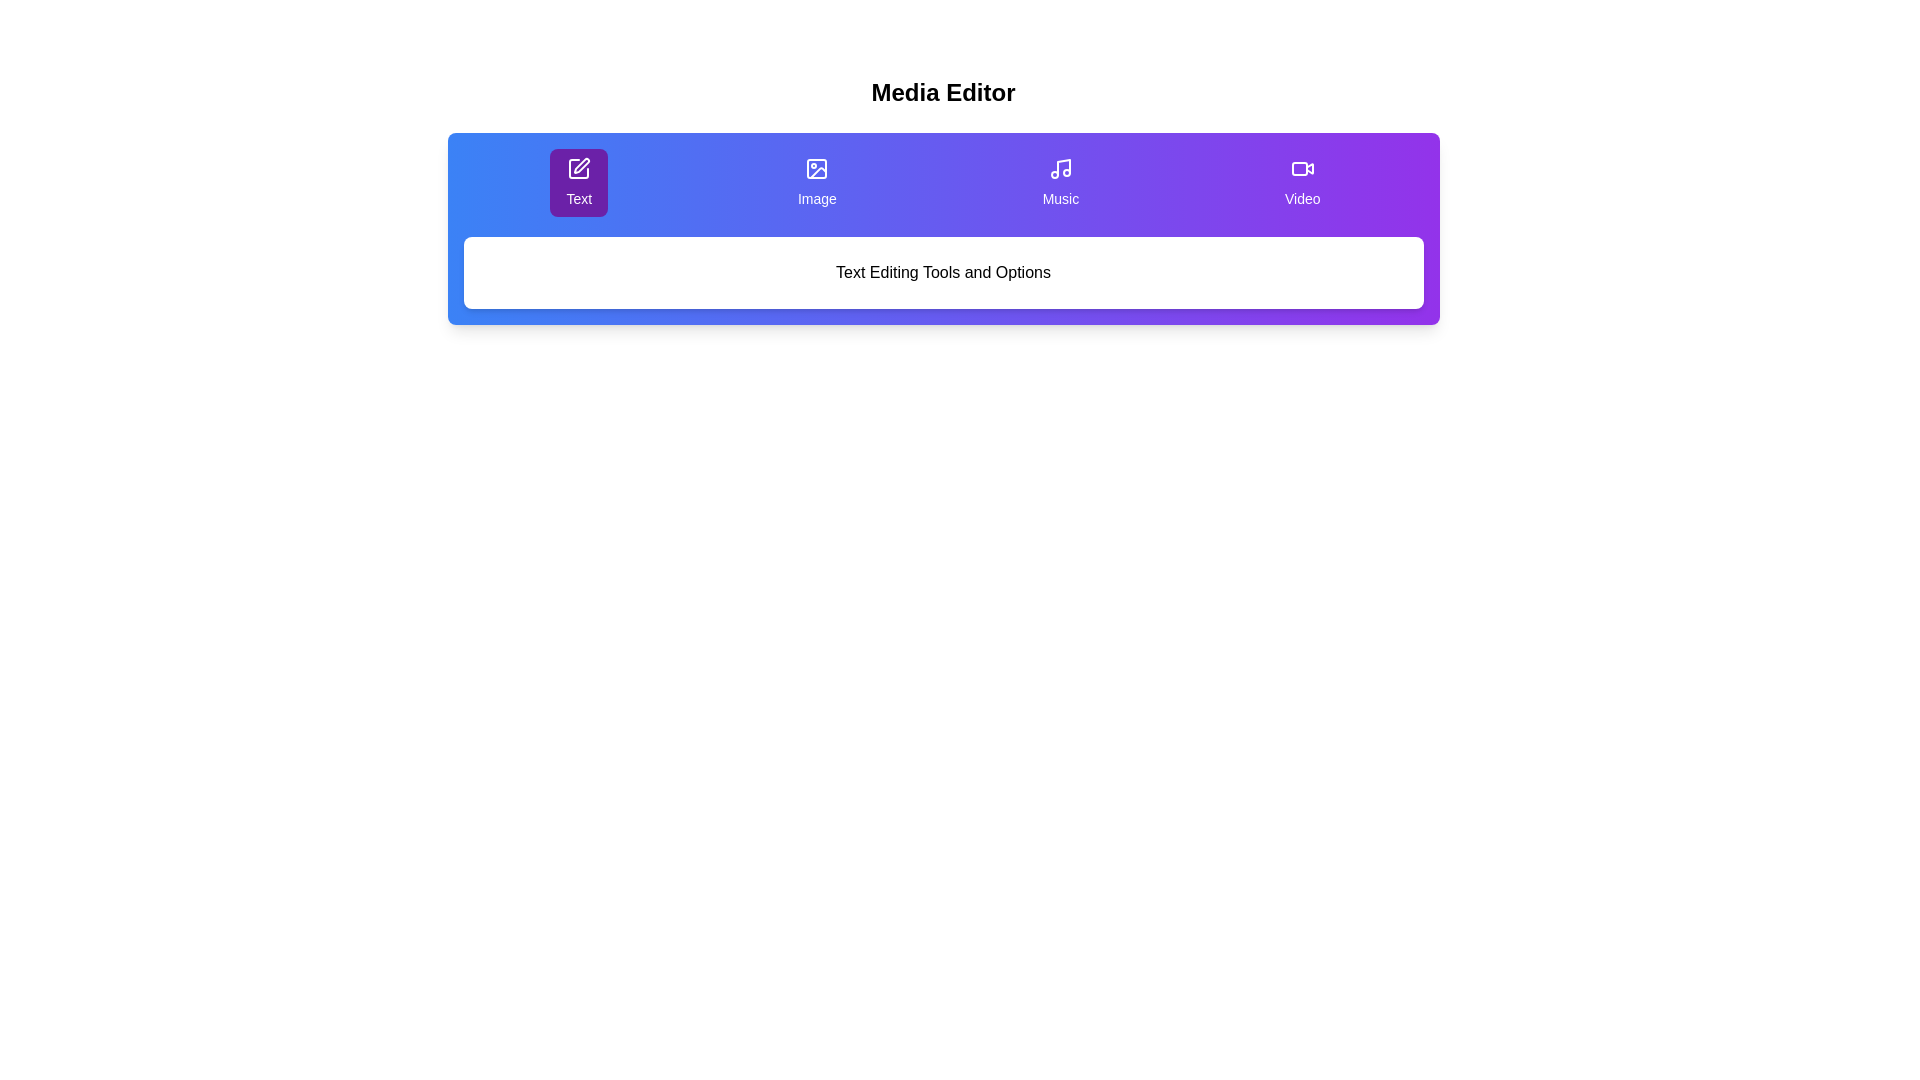 This screenshot has height=1080, width=1920. What do you see at coordinates (1302, 168) in the screenshot?
I see `the video camera icon, which is a purple SVG graphic located in the 'Video' button in the top-right section of the interface toolbar` at bounding box center [1302, 168].